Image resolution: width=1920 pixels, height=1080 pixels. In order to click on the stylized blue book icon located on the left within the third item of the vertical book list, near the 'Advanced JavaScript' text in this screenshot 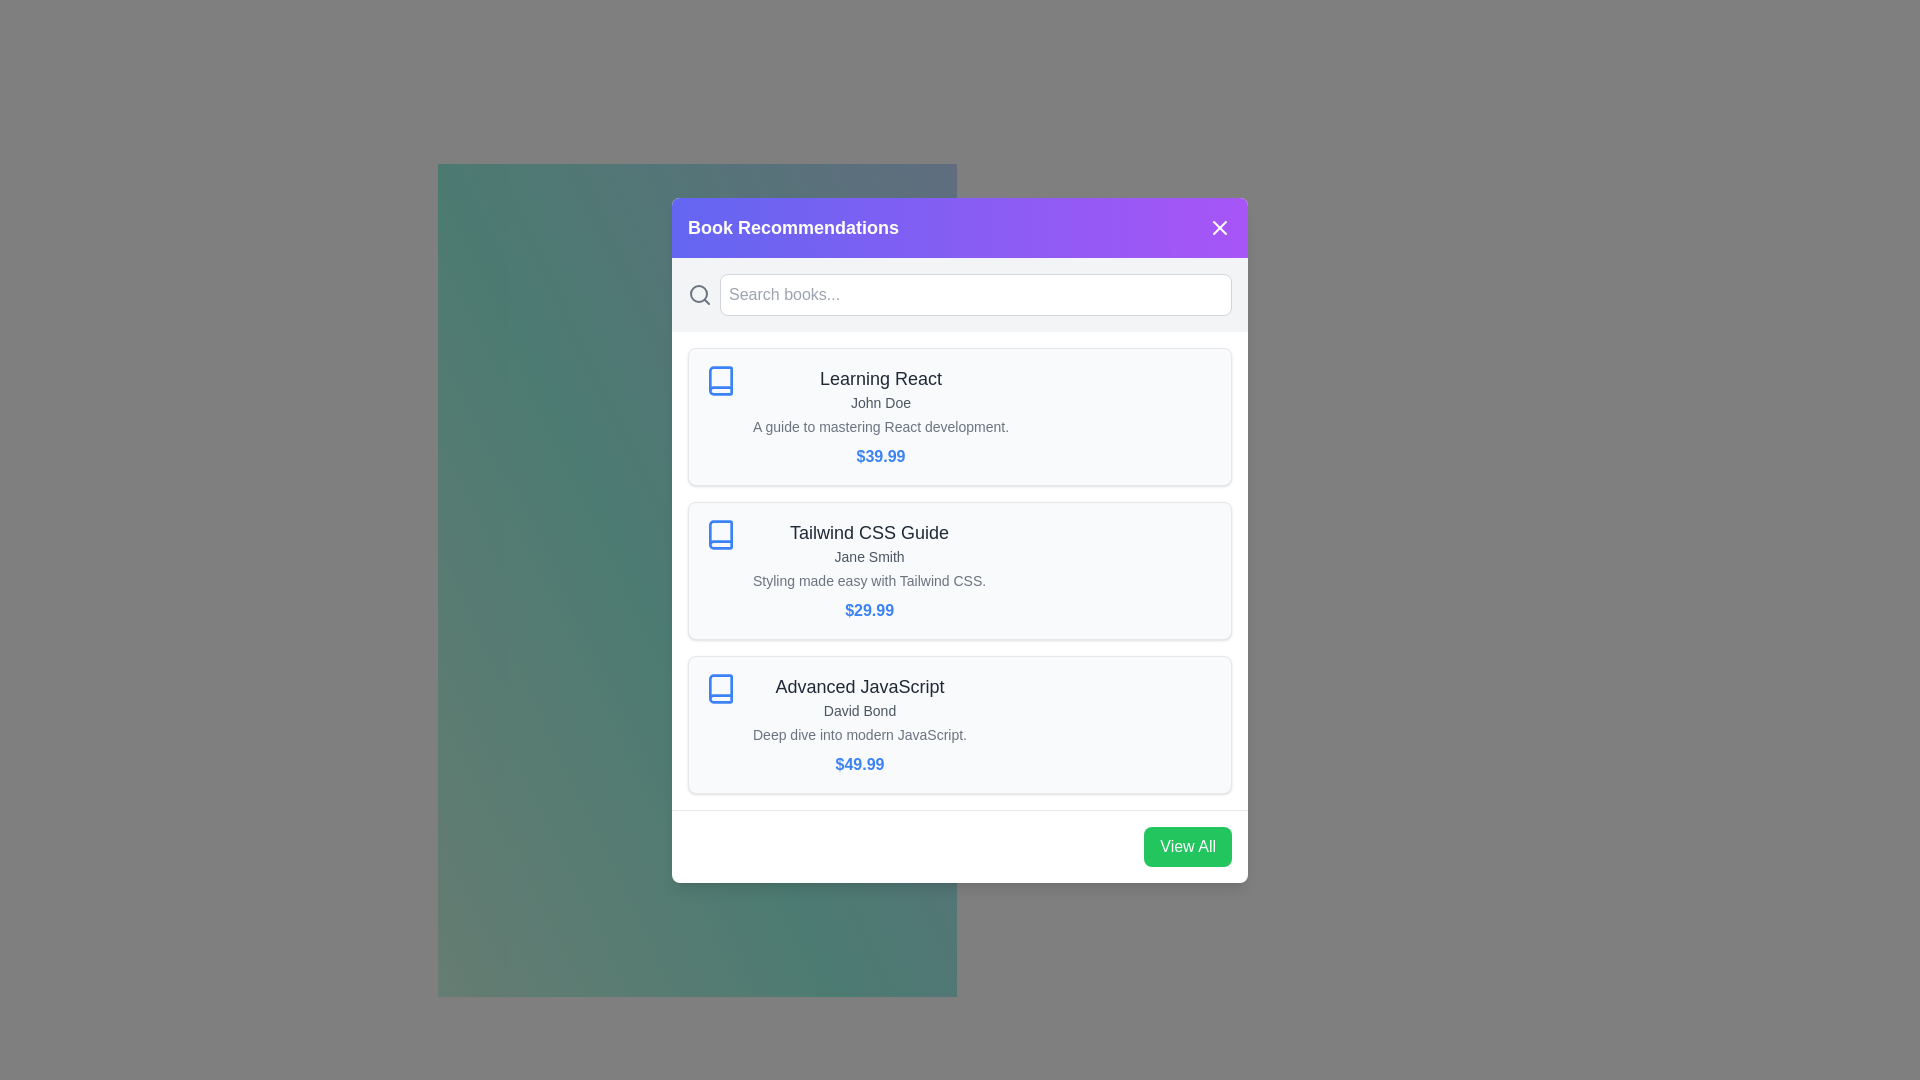, I will do `click(720, 687)`.